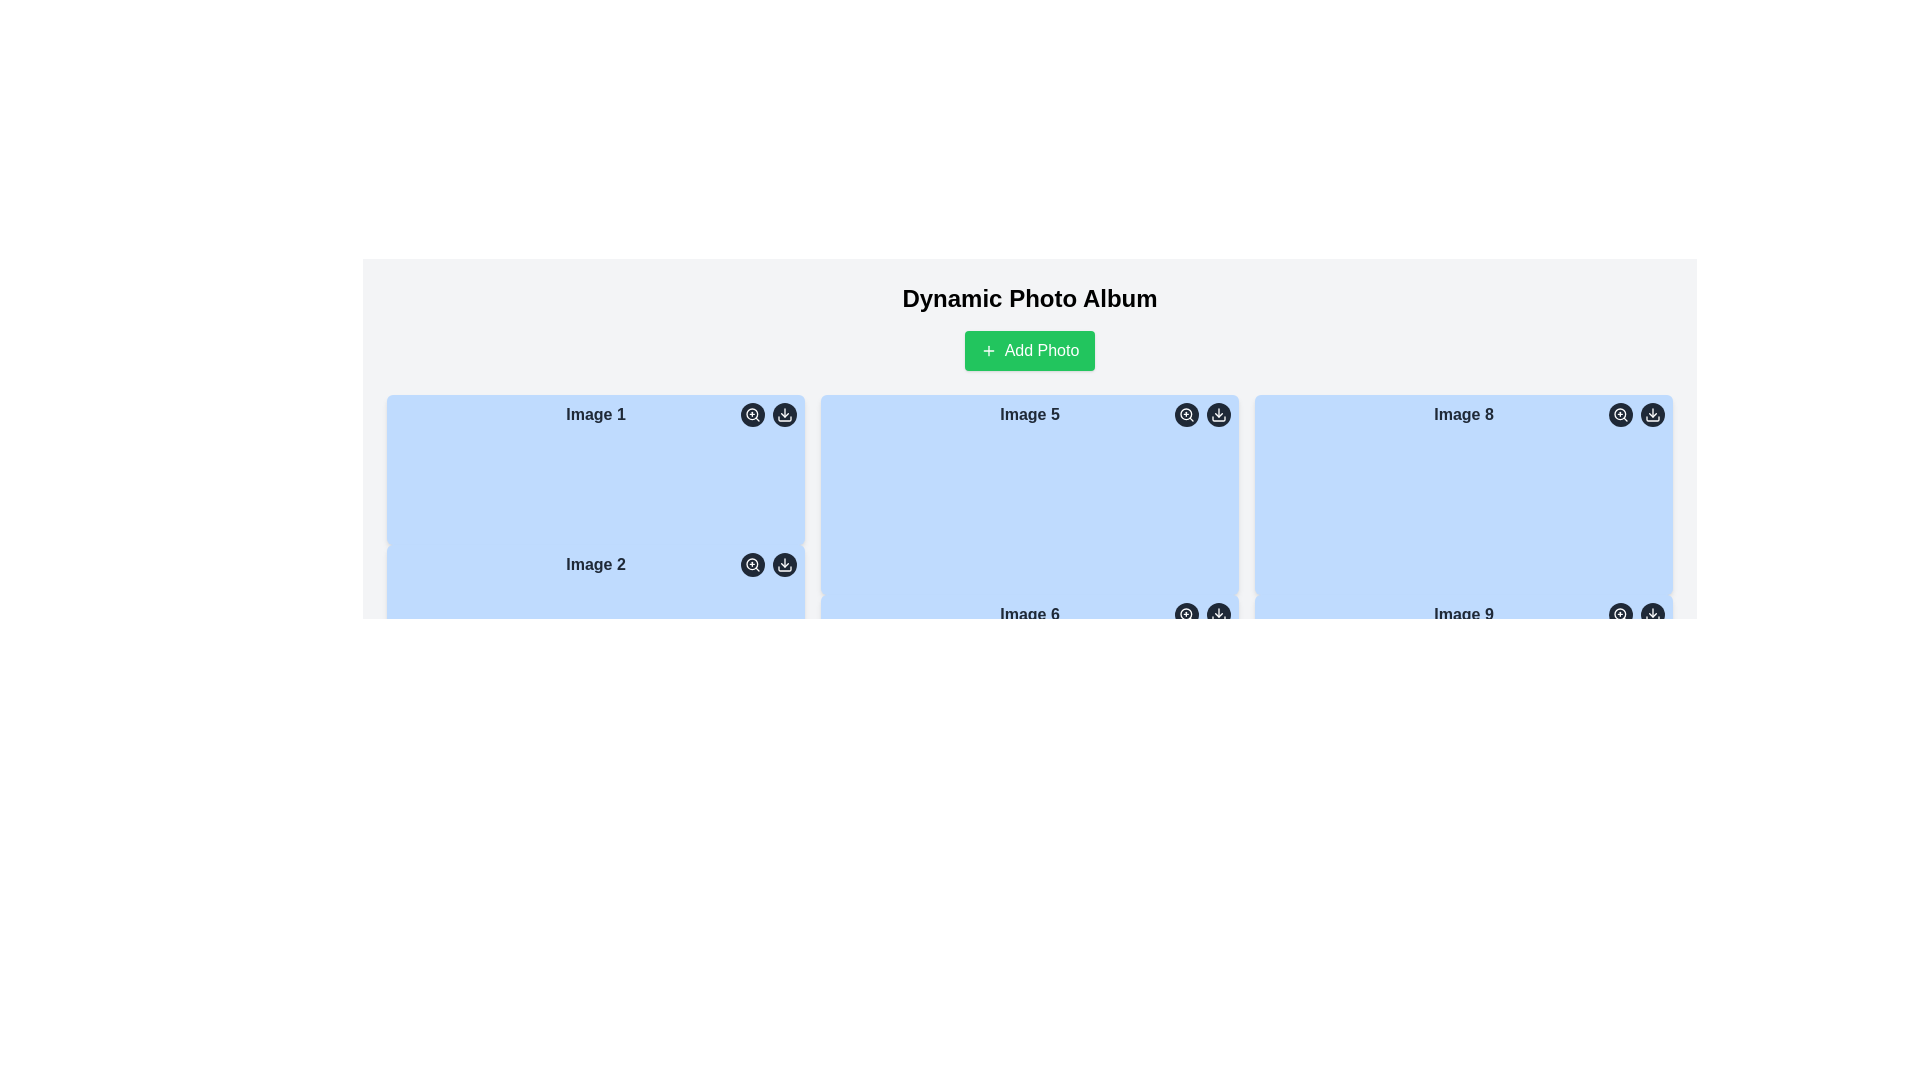 The height and width of the screenshot is (1080, 1920). What do you see at coordinates (1464, 414) in the screenshot?
I see `the text label reading 'Image 8' which is styled with a bold font and dark gray color, located at the top-center of a light blue background area` at bounding box center [1464, 414].